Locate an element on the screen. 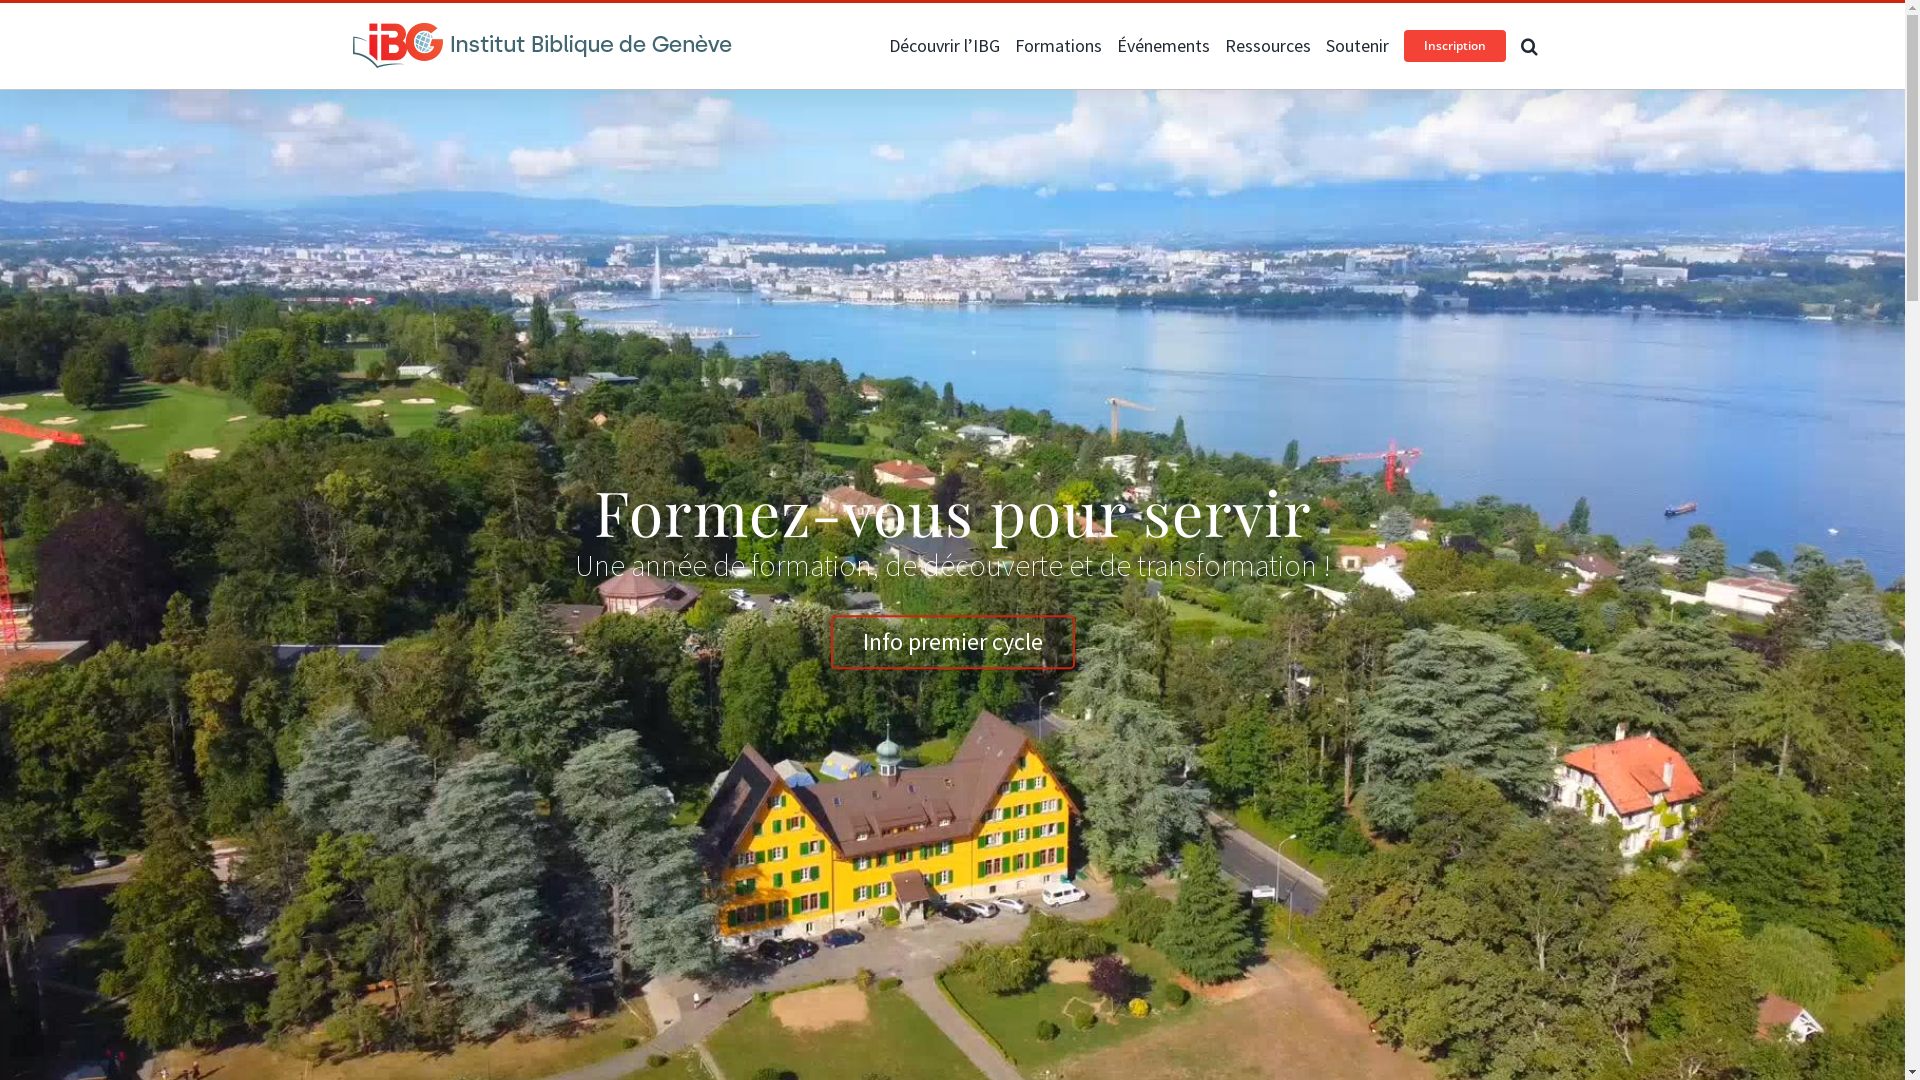  'Ressources' is located at coordinates (1266, 45).